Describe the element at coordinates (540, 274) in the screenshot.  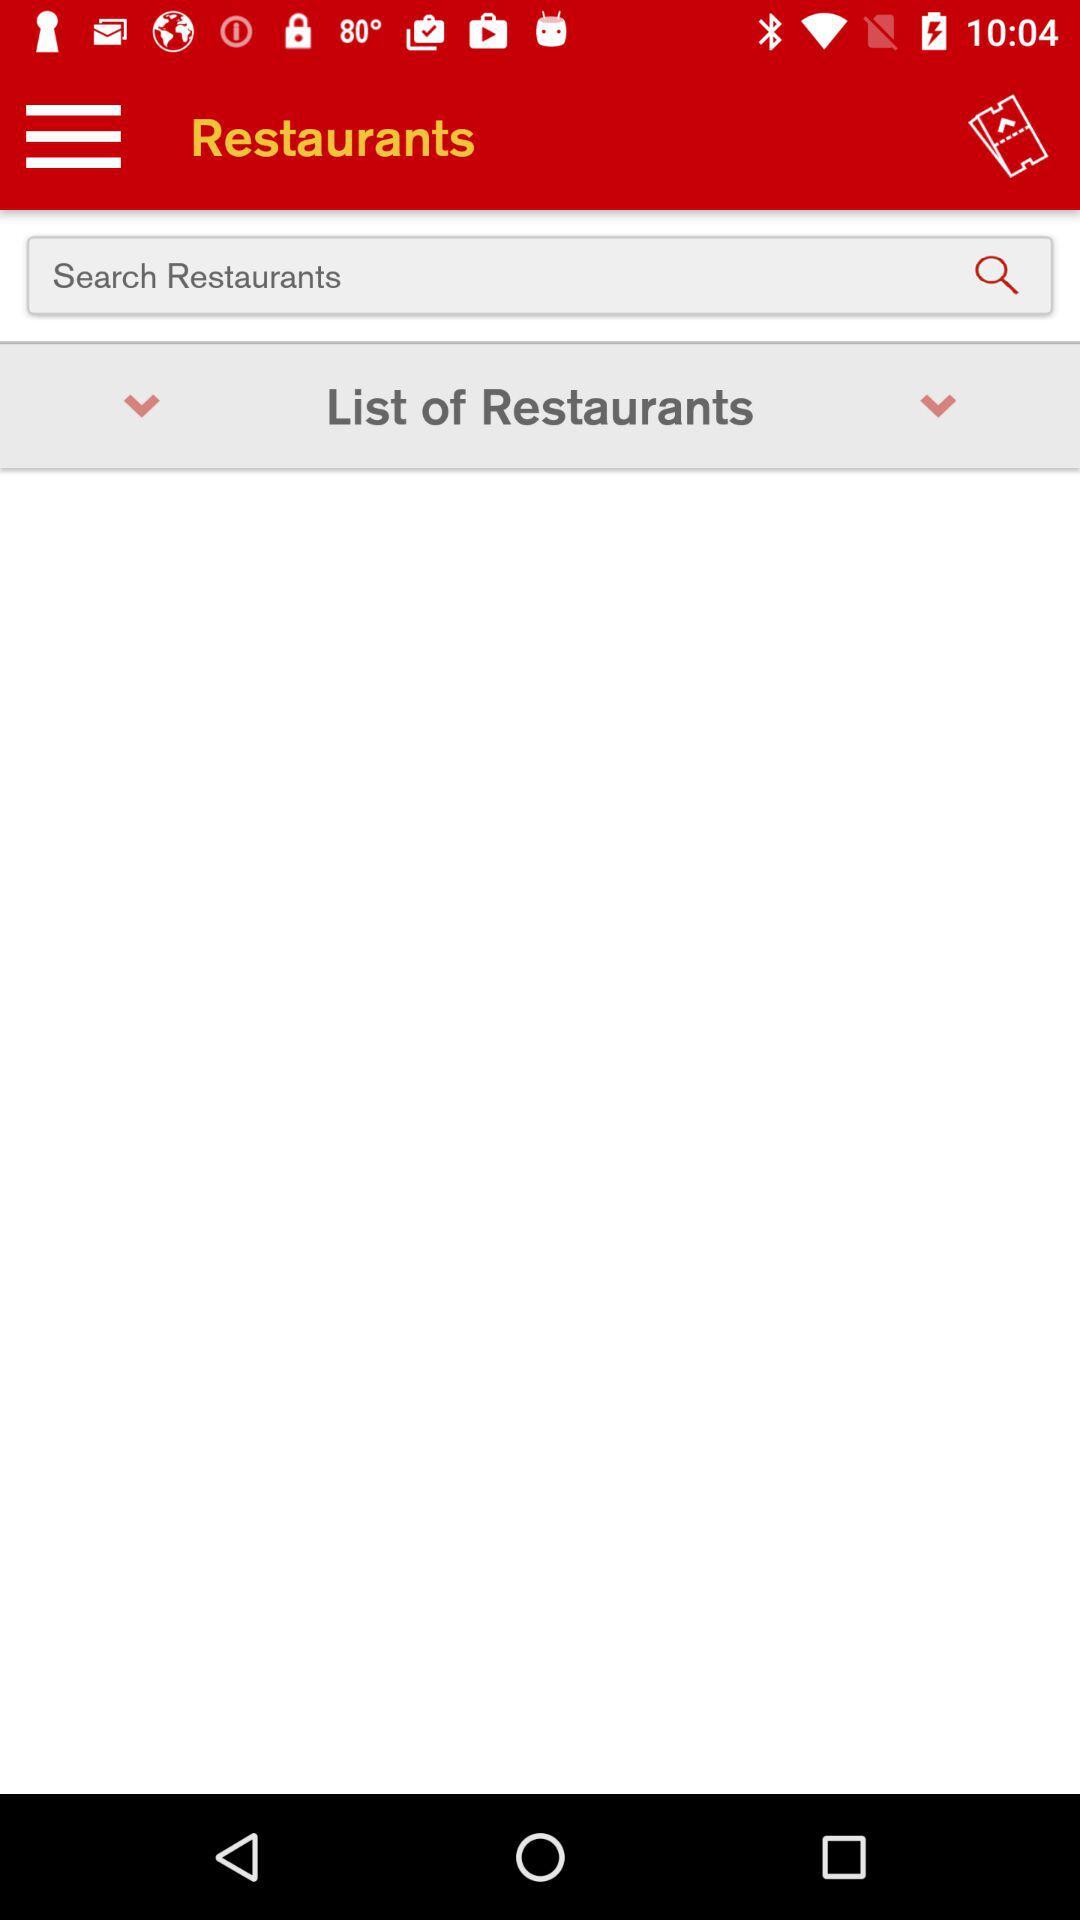
I see `search restaurants` at that location.